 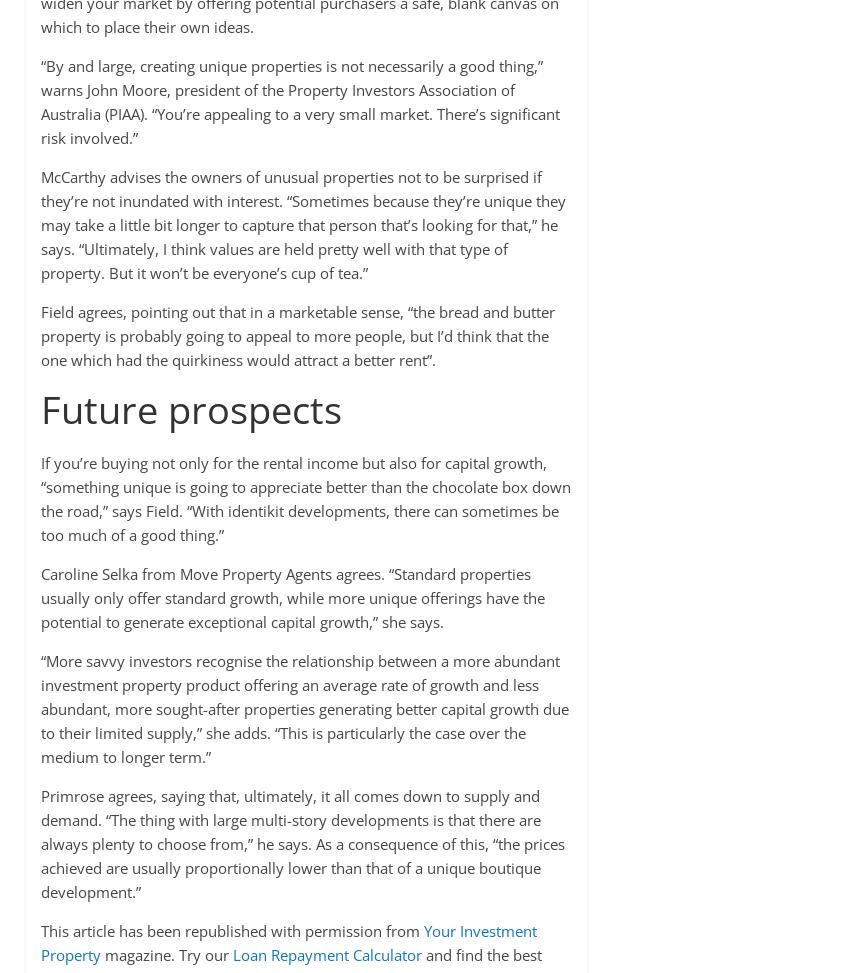 What do you see at coordinates (38, 929) in the screenshot?
I see `'This article has been republished with permission from'` at bounding box center [38, 929].